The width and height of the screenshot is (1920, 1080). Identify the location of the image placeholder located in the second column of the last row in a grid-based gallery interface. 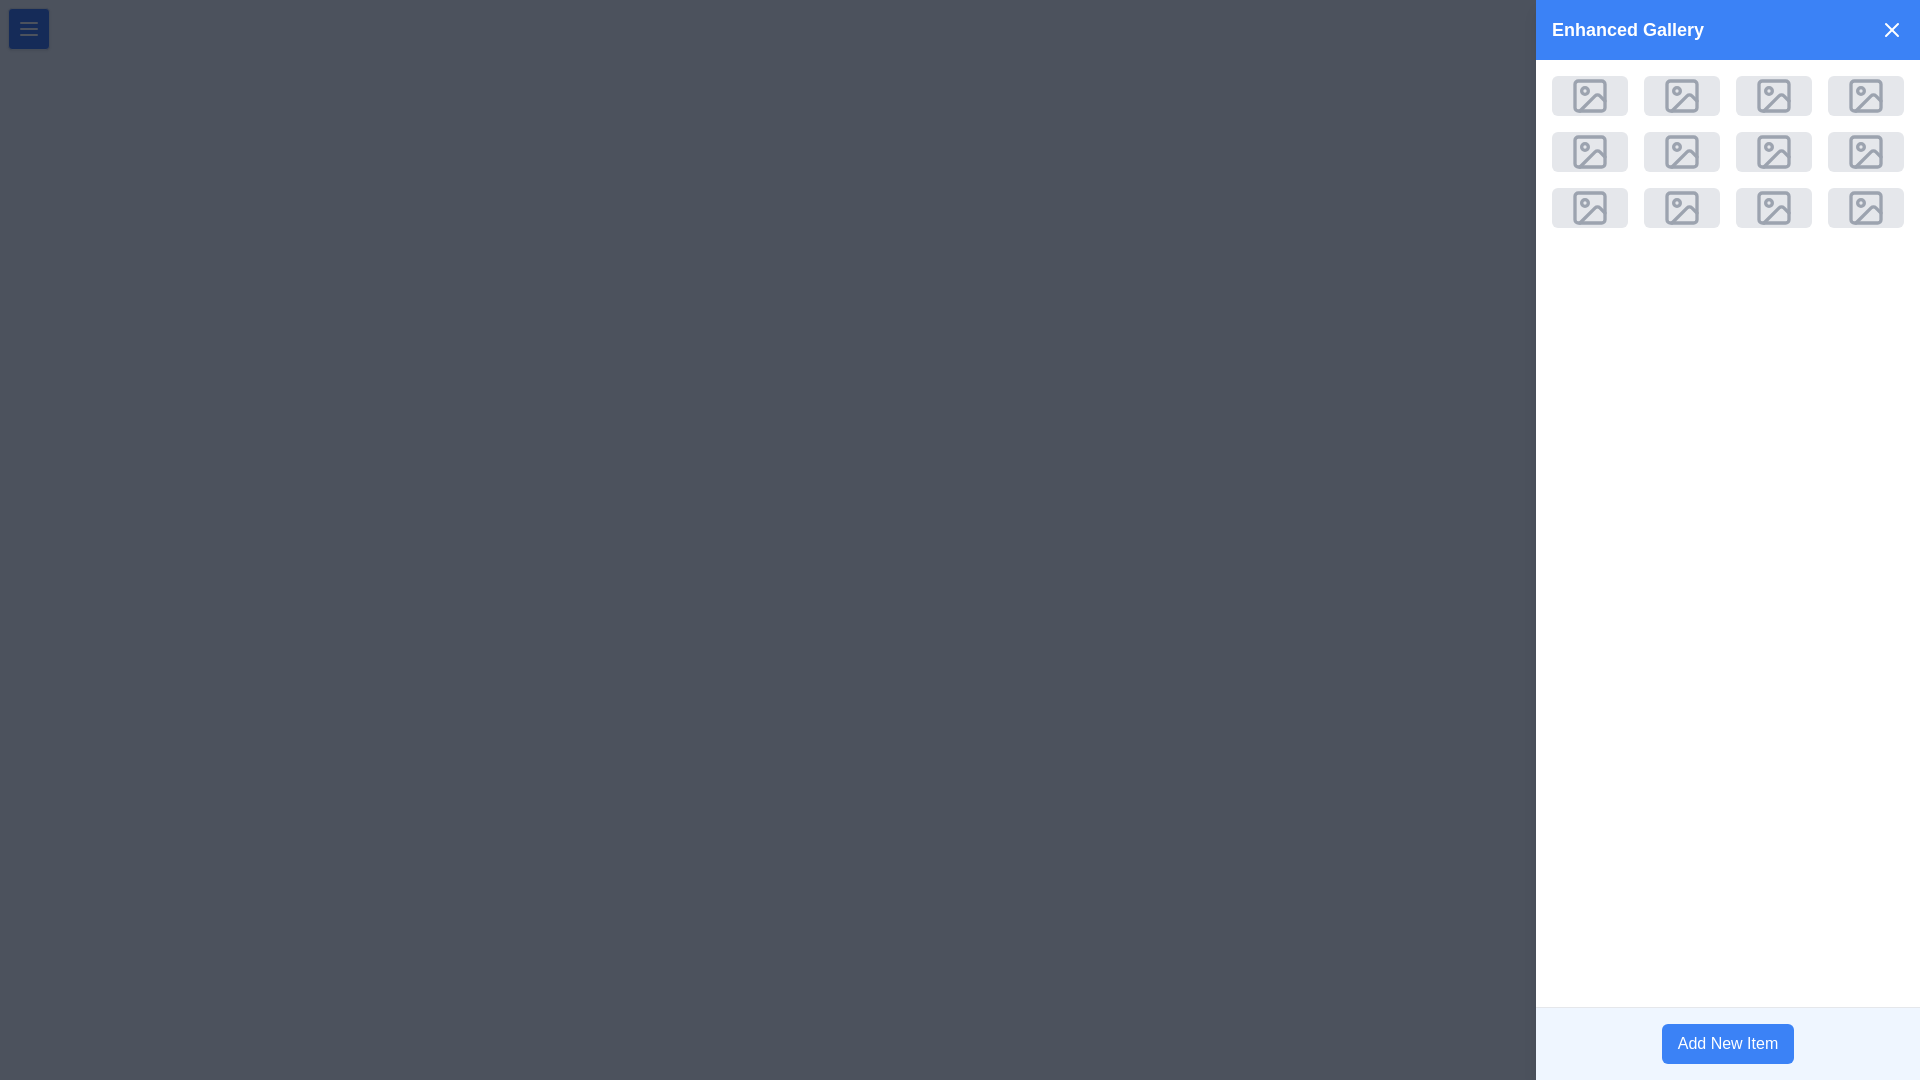
(1588, 208).